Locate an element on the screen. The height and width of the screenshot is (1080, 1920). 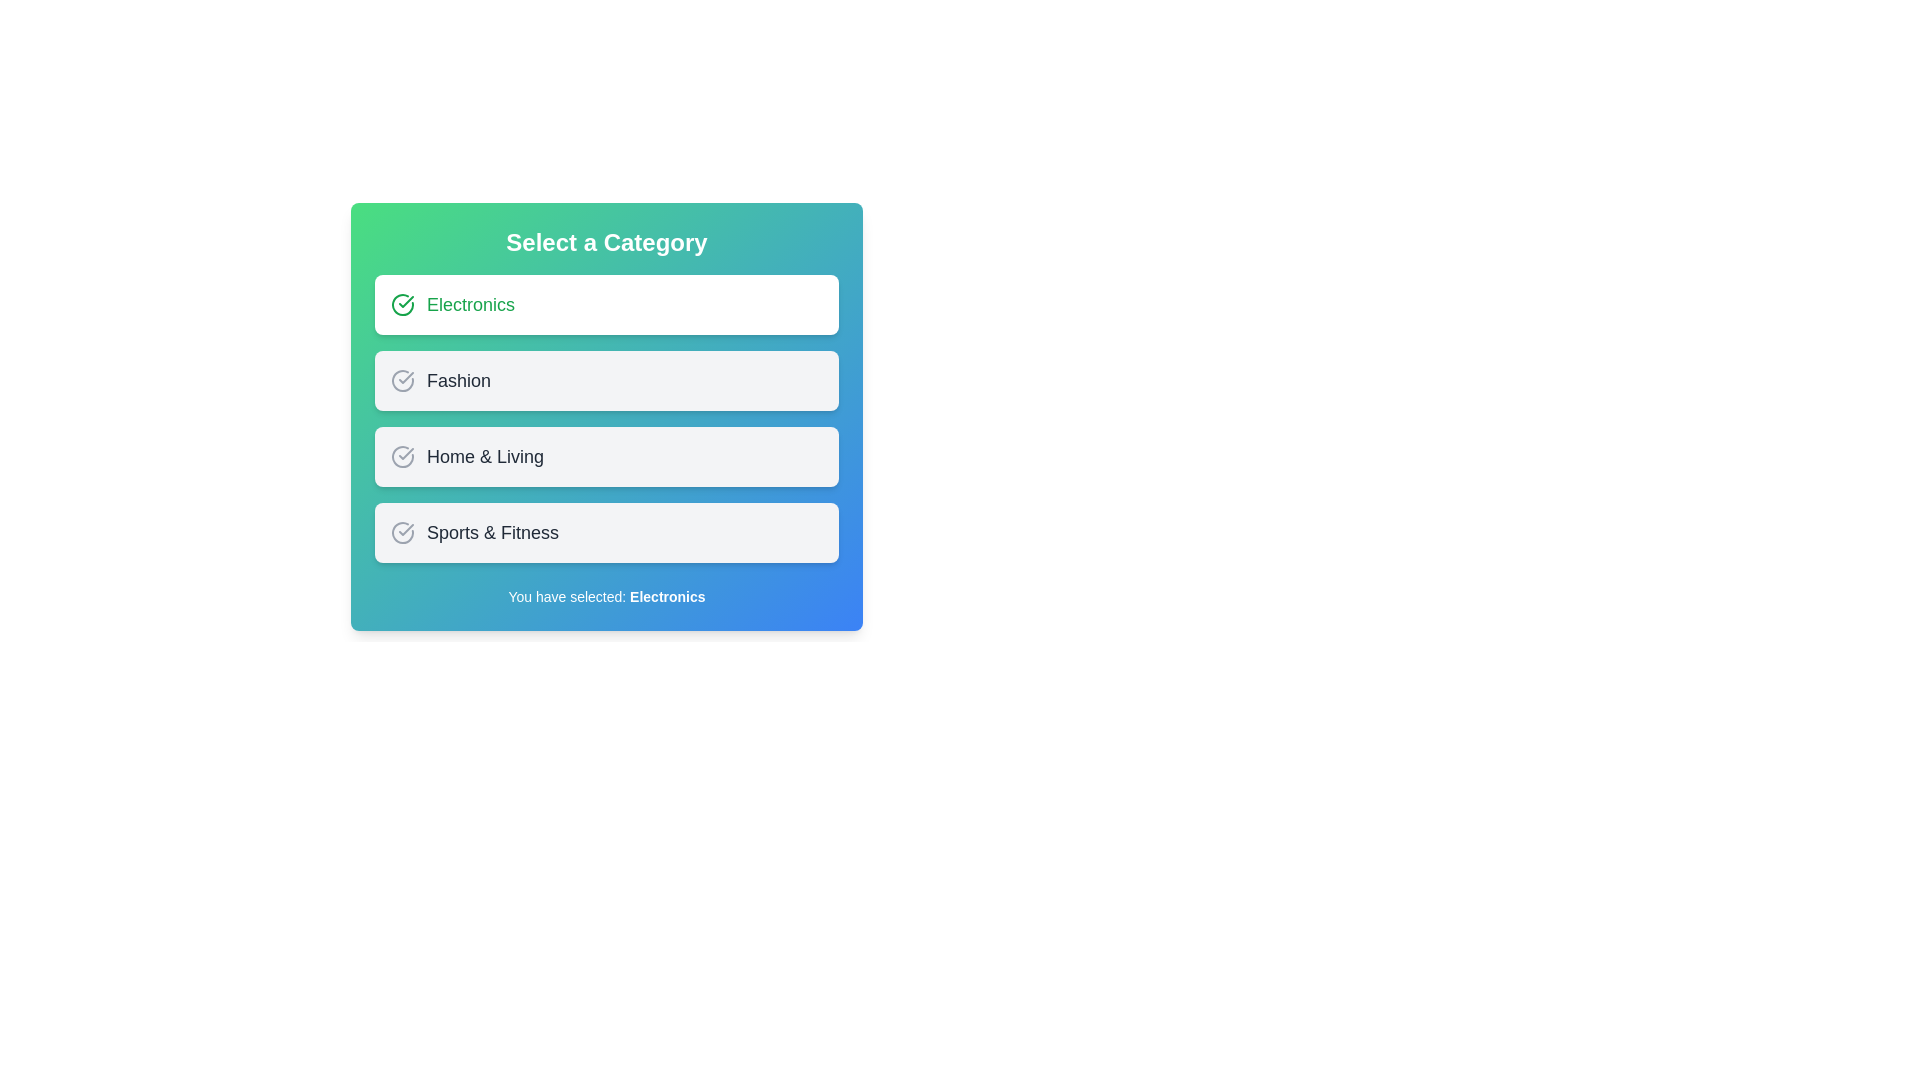
the 'Sports & Fitness' text label is located at coordinates (493, 531).